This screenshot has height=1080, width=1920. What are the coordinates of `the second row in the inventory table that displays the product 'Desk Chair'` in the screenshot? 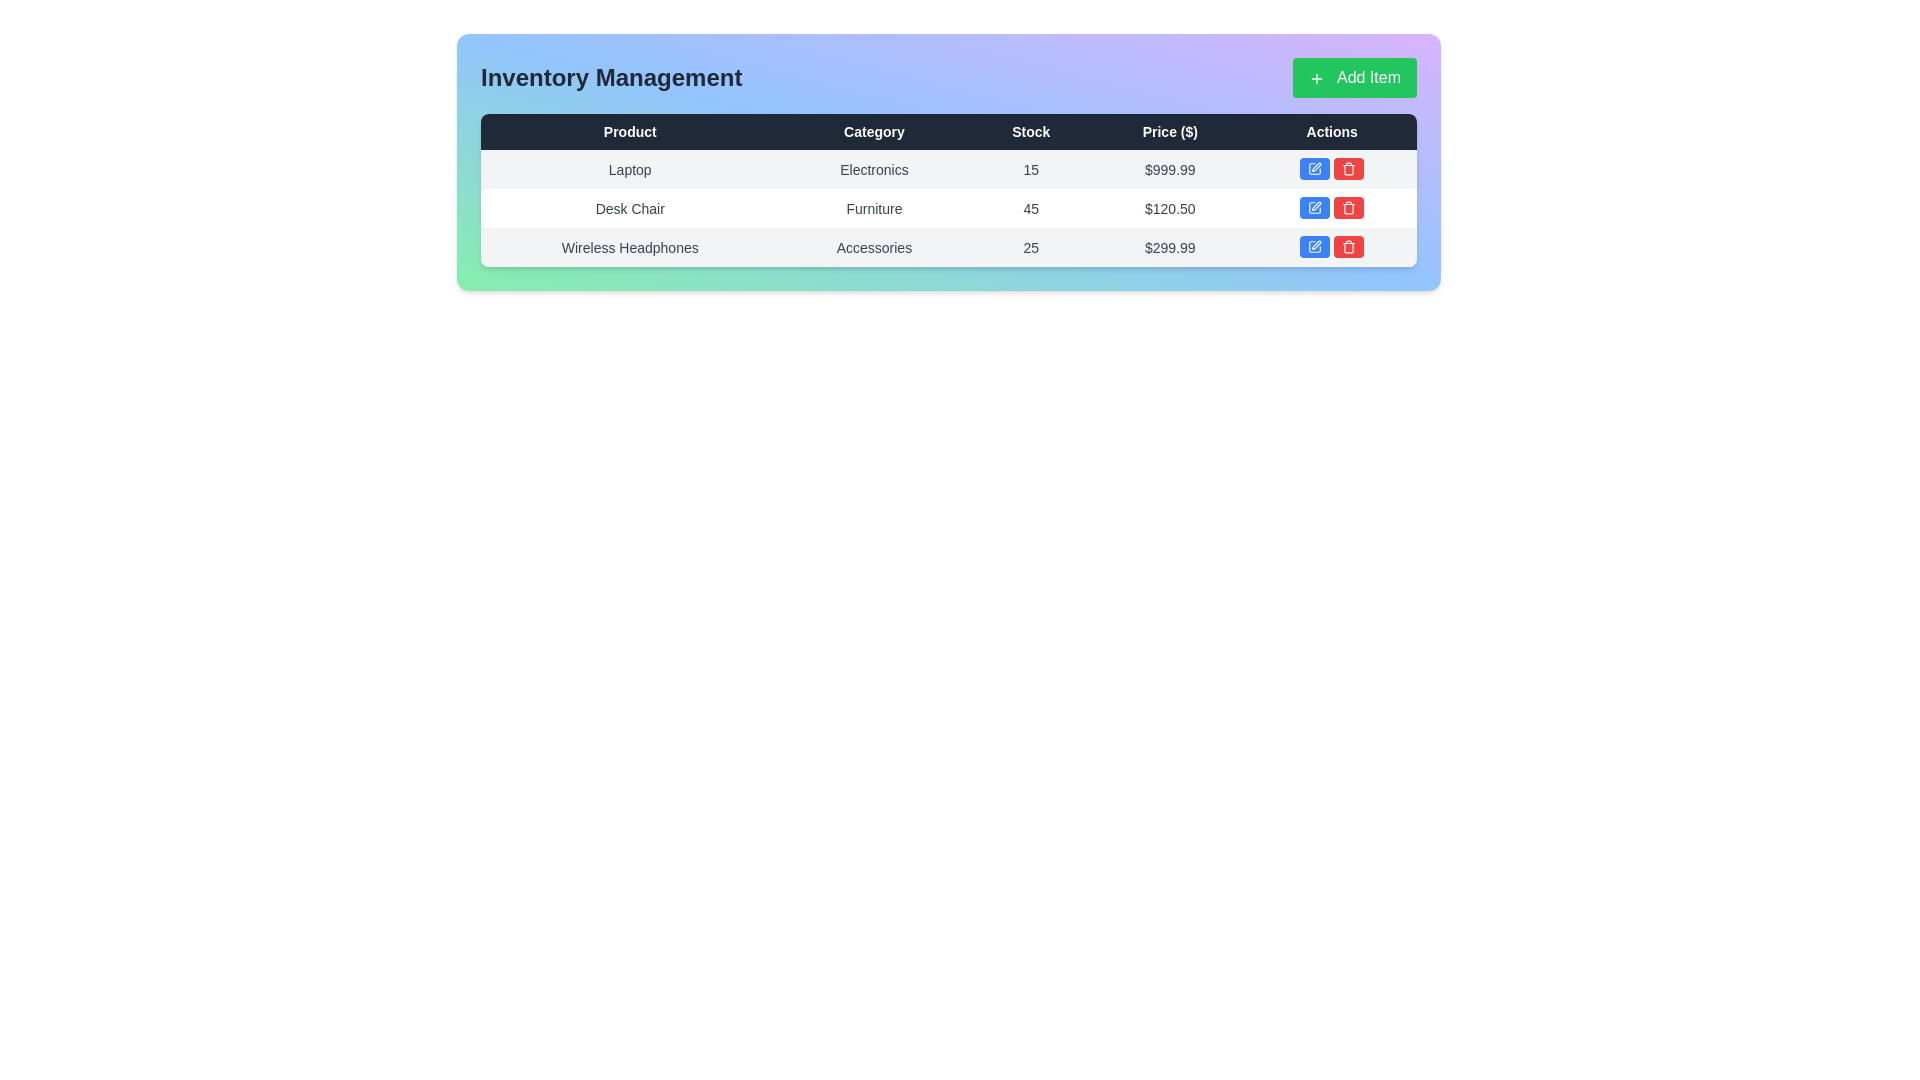 It's located at (948, 208).